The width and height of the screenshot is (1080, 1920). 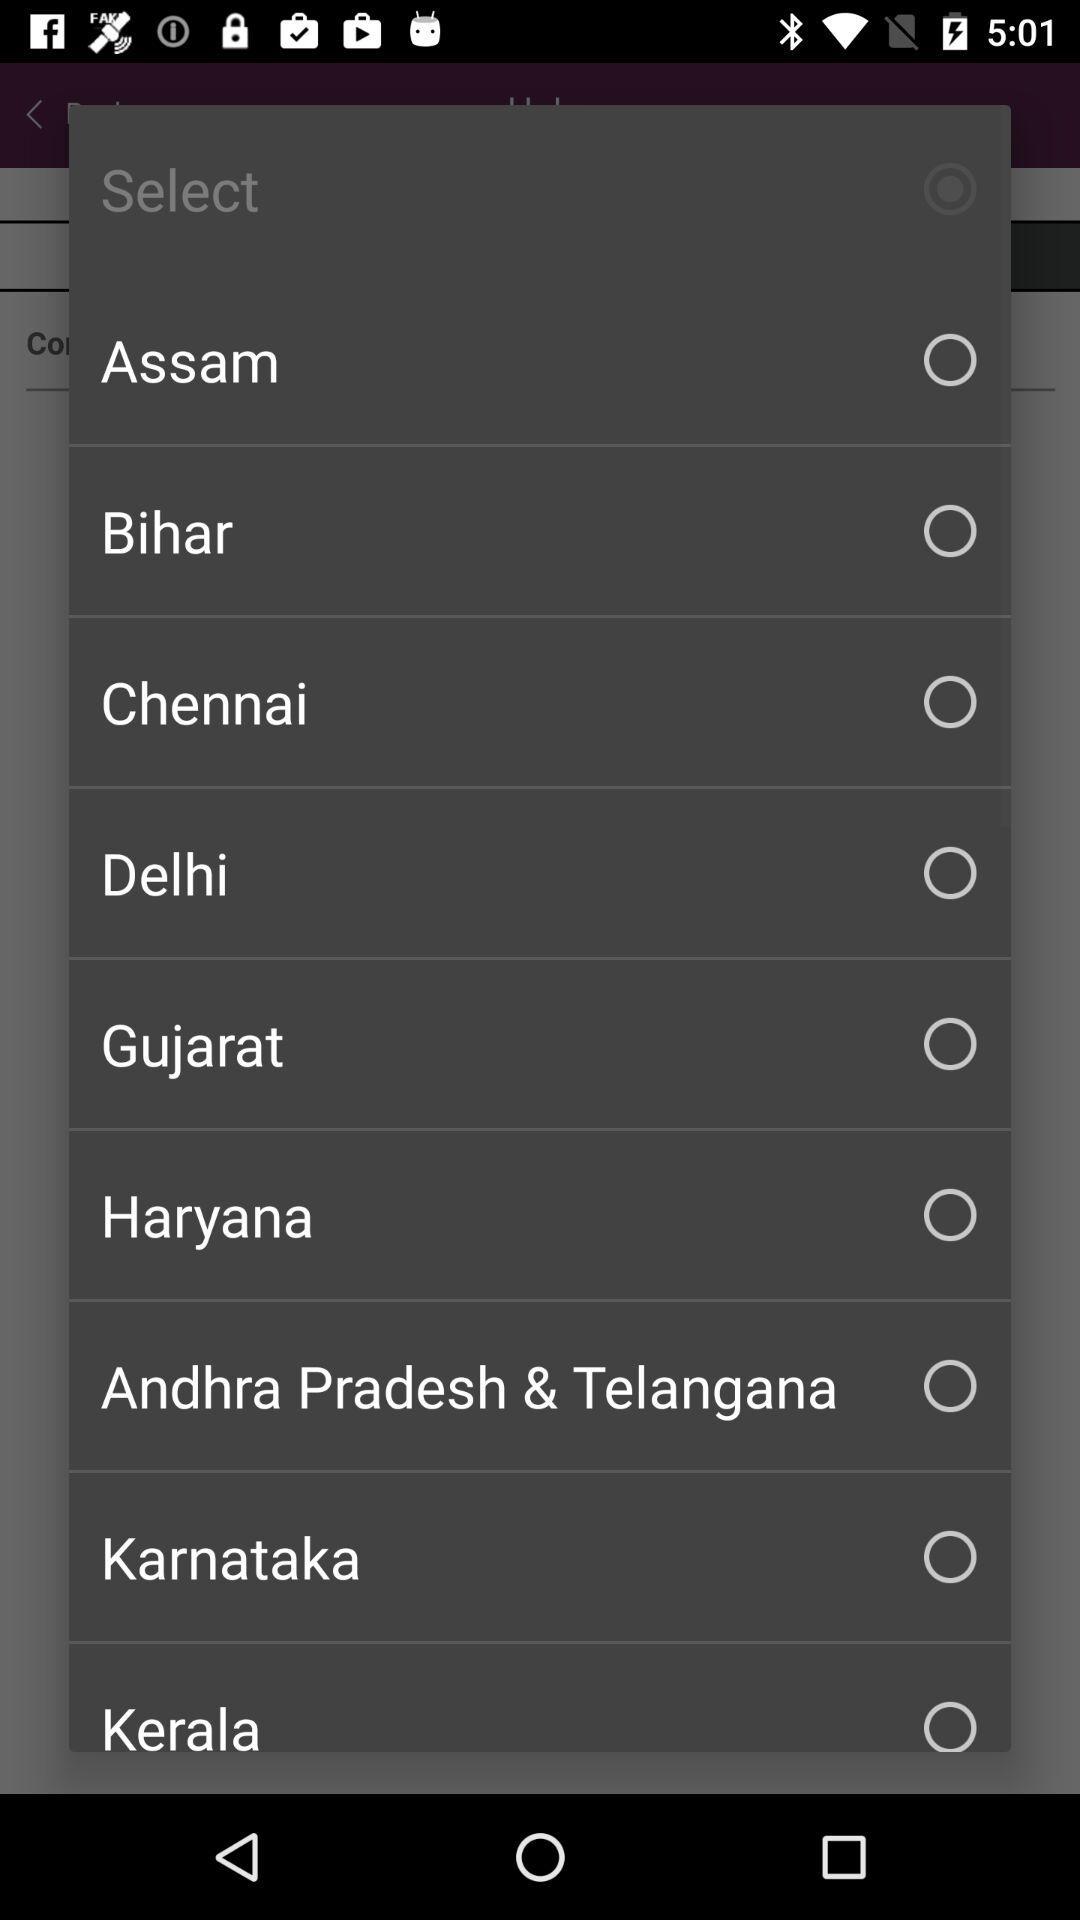 I want to click on checkbox below the delhi, so click(x=540, y=1042).